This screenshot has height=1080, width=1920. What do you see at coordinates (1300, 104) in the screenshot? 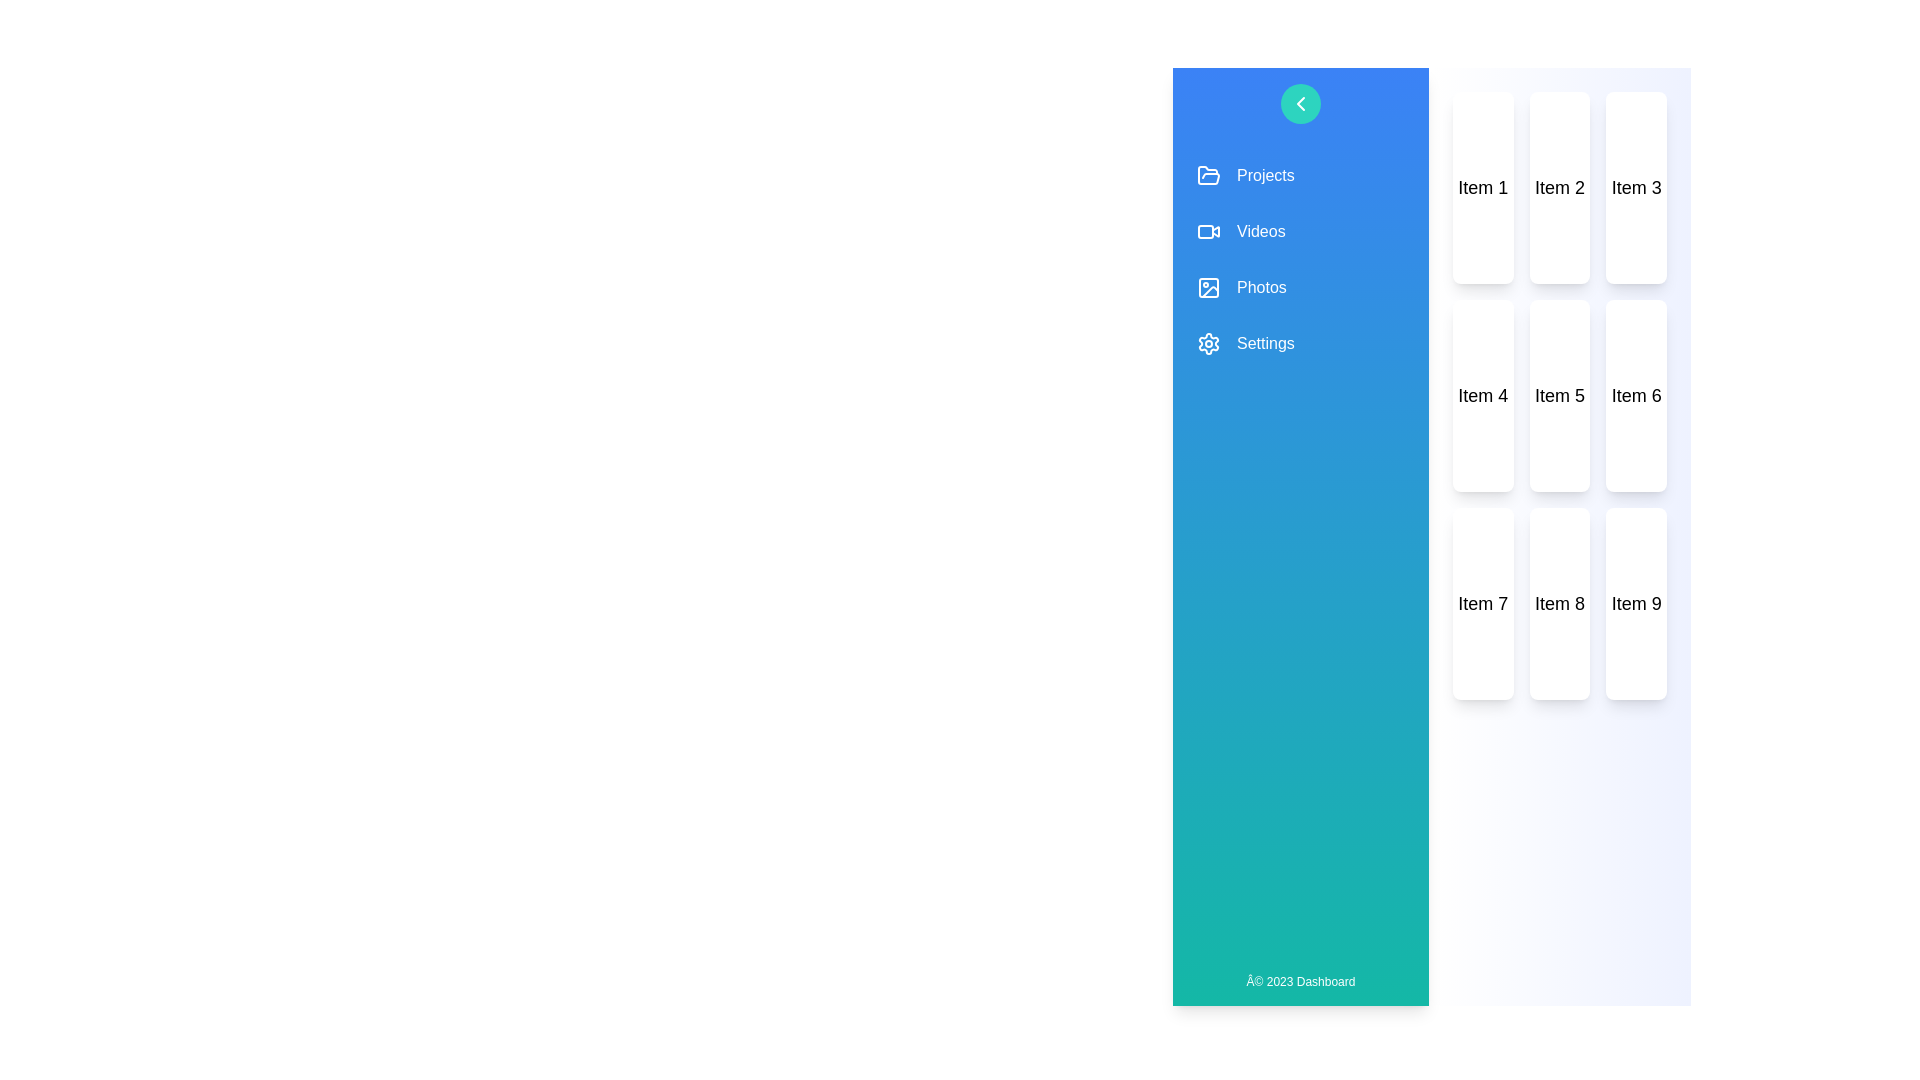
I see `toggle button to toggle the sidebar open or closed` at bounding box center [1300, 104].